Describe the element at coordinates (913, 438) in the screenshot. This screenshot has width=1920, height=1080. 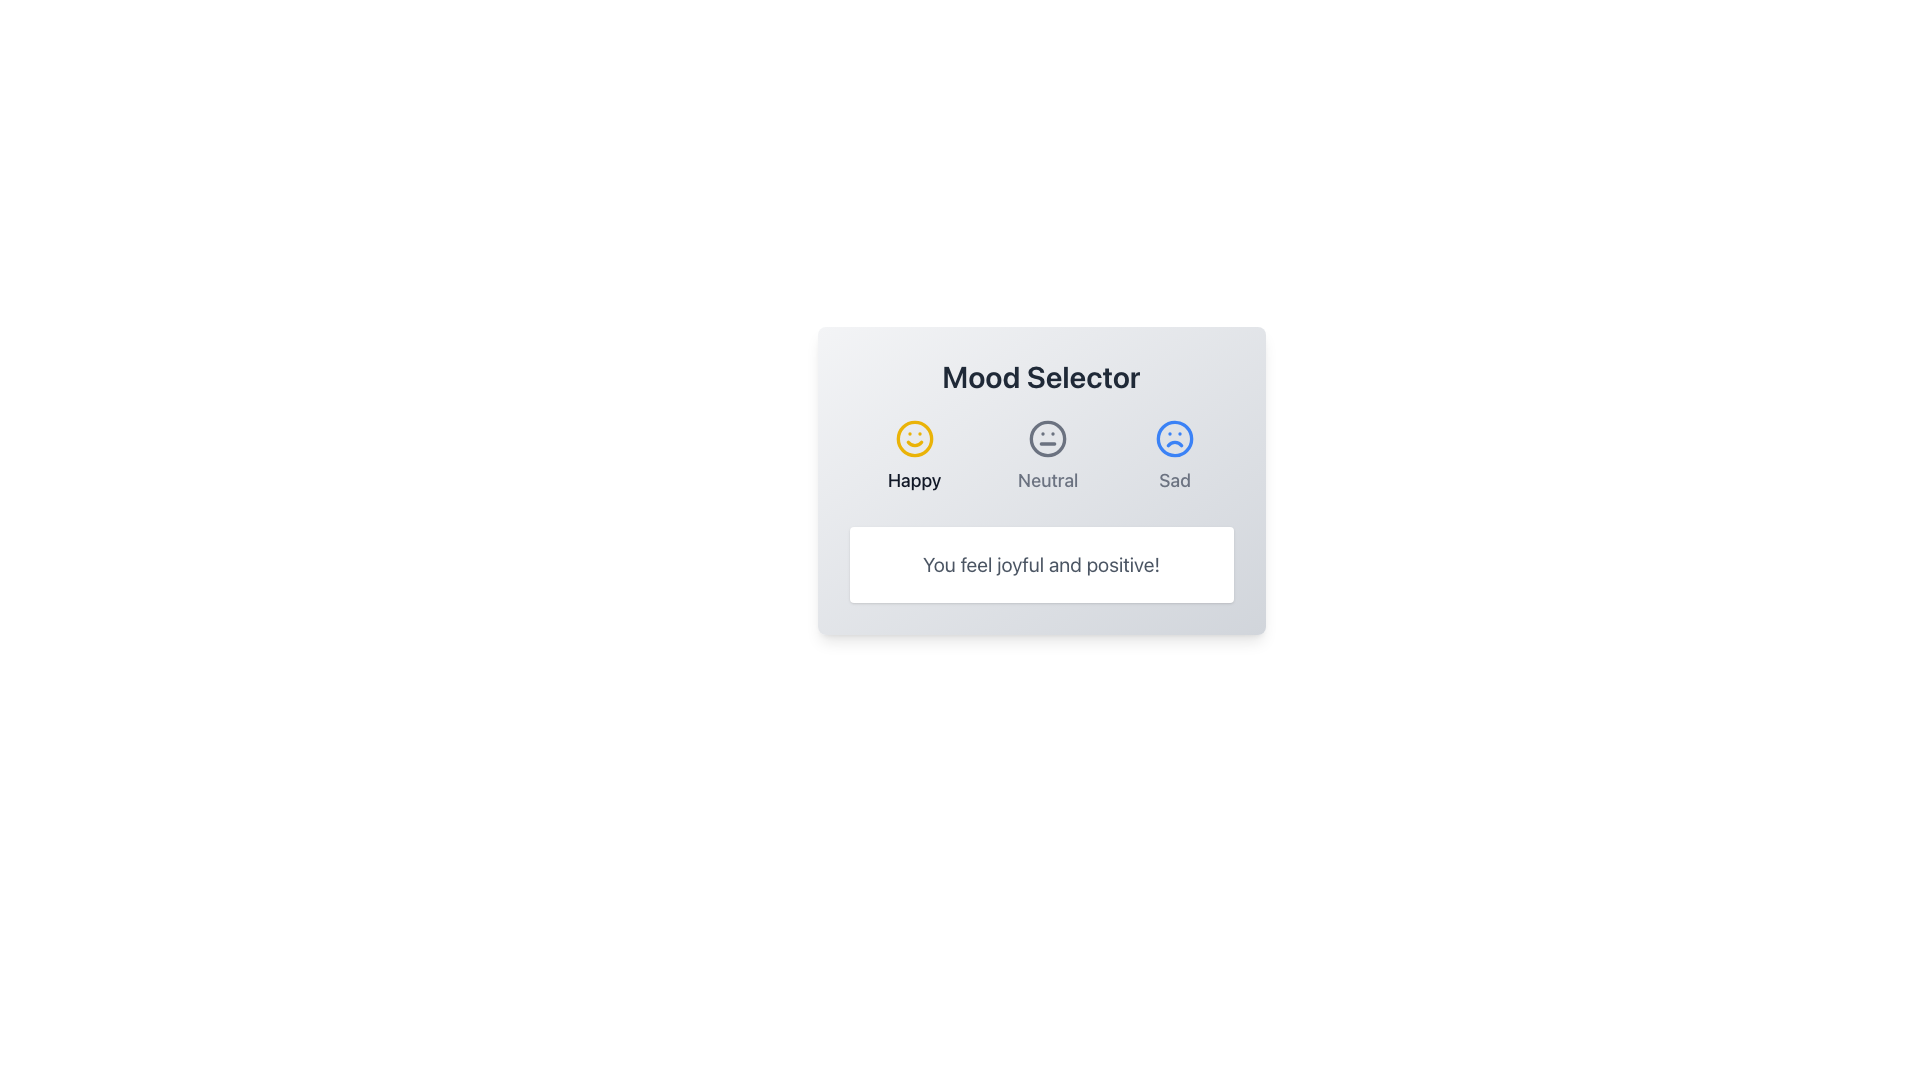
I see `the circular SVG ellipse that defines the outline of the smiley face icon in the mood selection interface` at that location.